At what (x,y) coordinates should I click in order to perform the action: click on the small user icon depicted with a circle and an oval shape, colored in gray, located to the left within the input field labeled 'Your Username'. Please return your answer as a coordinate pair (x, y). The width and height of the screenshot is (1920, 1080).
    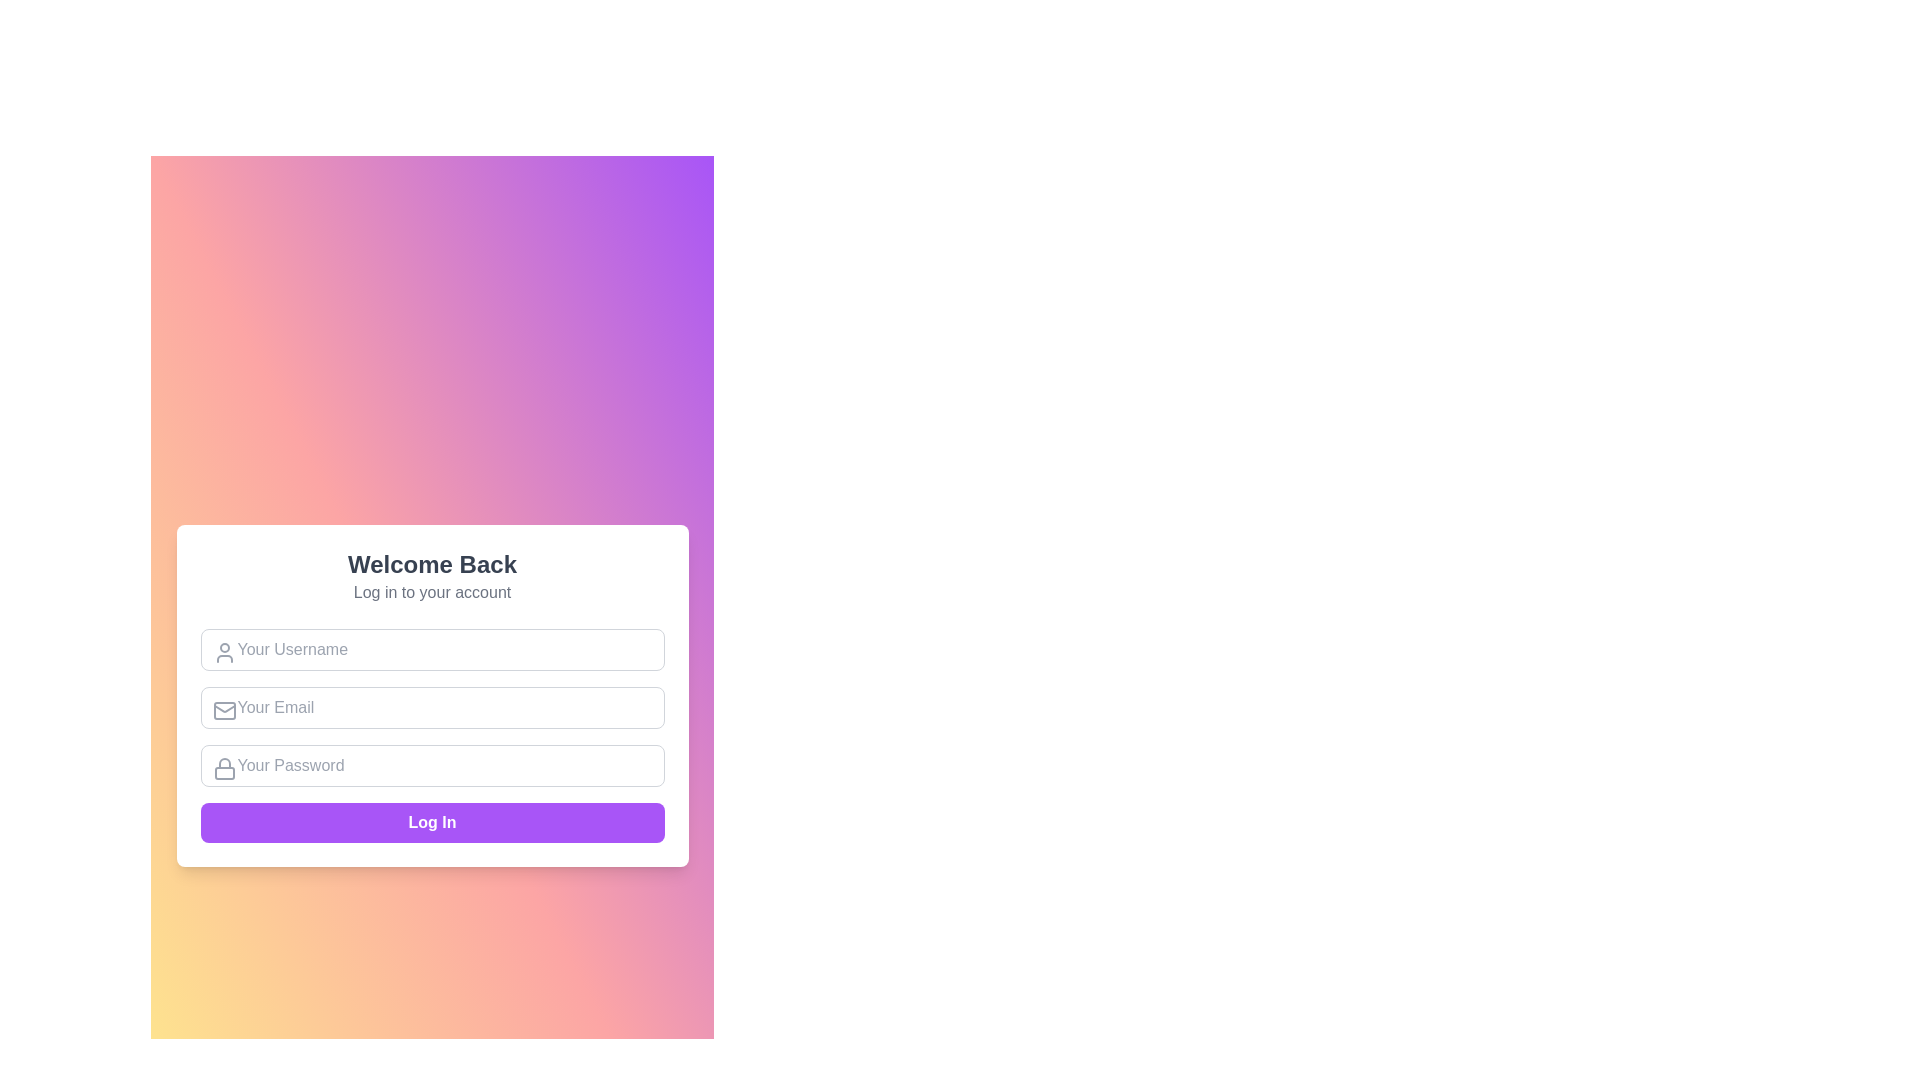
    Looking at the image, I should click on (224, 652).